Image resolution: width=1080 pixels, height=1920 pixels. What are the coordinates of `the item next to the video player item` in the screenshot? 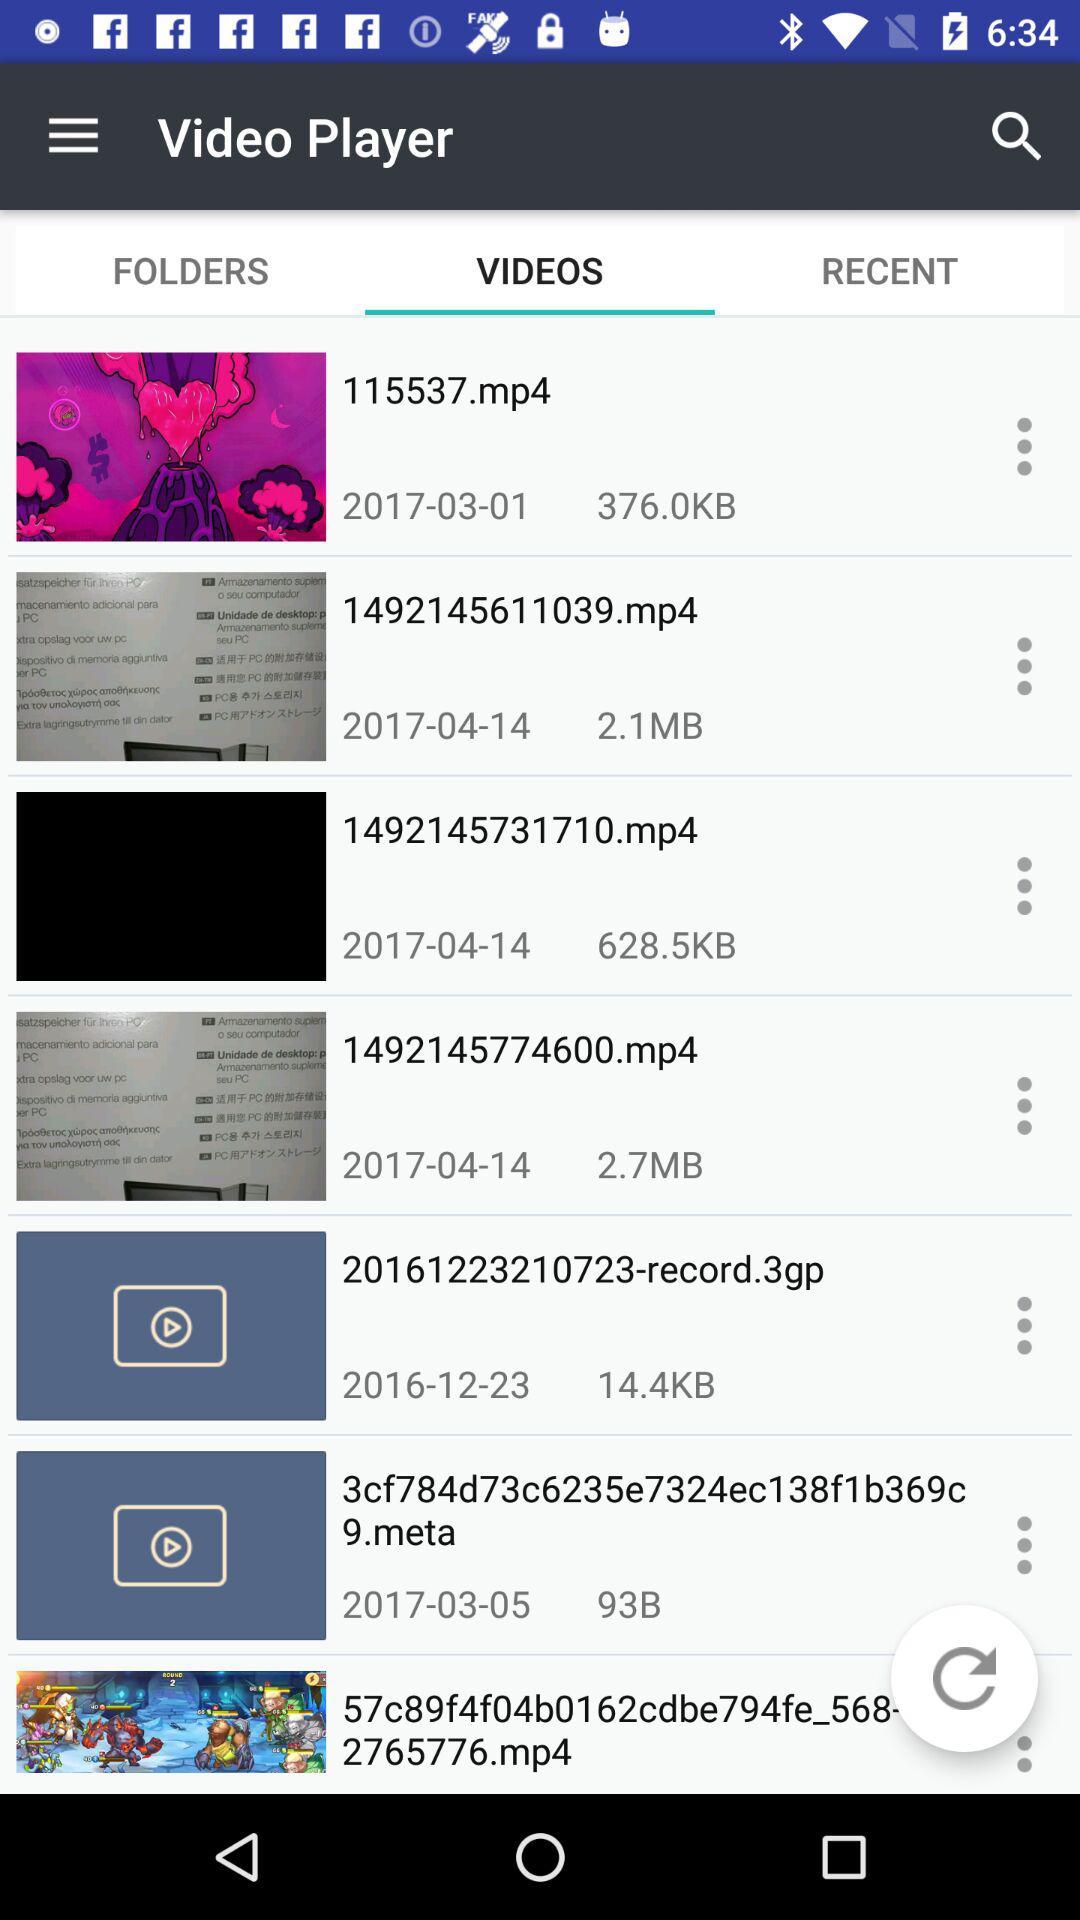 It's located at (72, 135).